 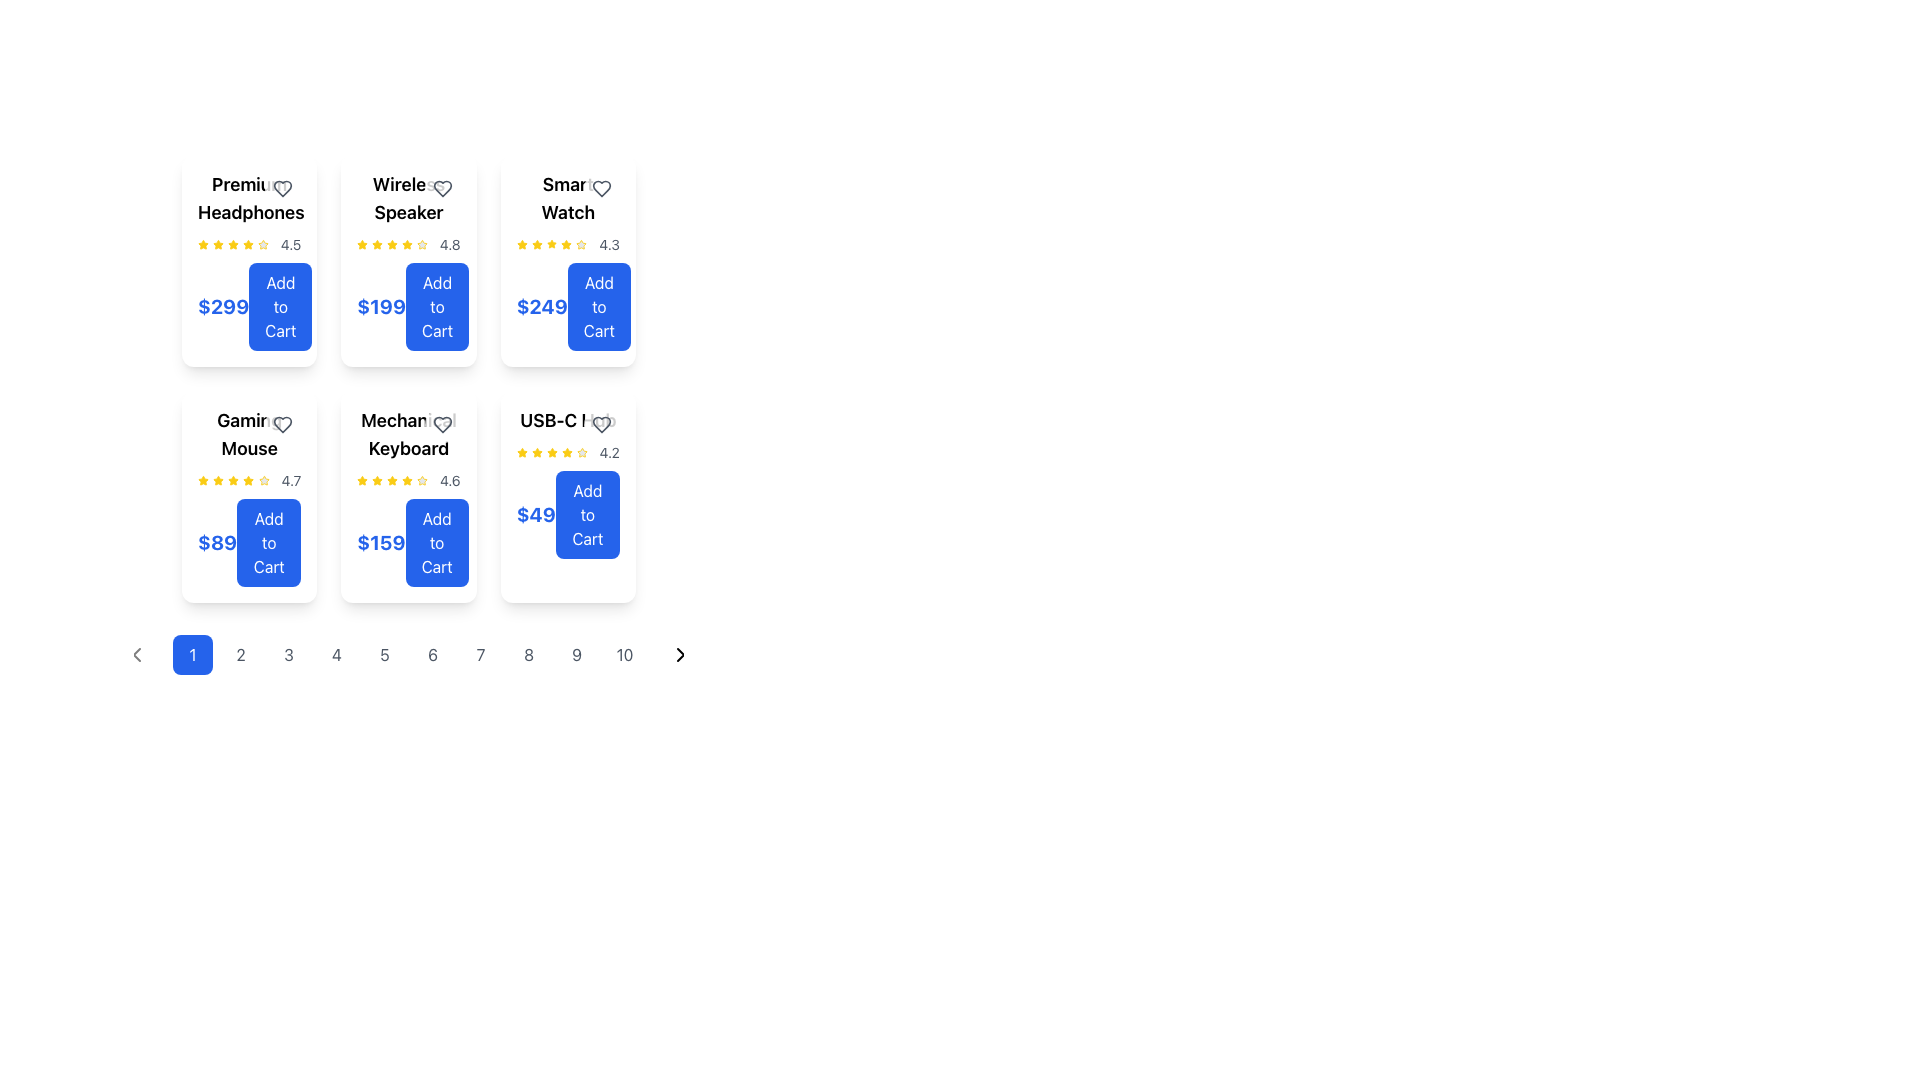 I want to click on the heart-shaped icon located in the top-right corner of the 'Smart Watch' product card to mark the item as a favorite, so click(x=600, y=189).